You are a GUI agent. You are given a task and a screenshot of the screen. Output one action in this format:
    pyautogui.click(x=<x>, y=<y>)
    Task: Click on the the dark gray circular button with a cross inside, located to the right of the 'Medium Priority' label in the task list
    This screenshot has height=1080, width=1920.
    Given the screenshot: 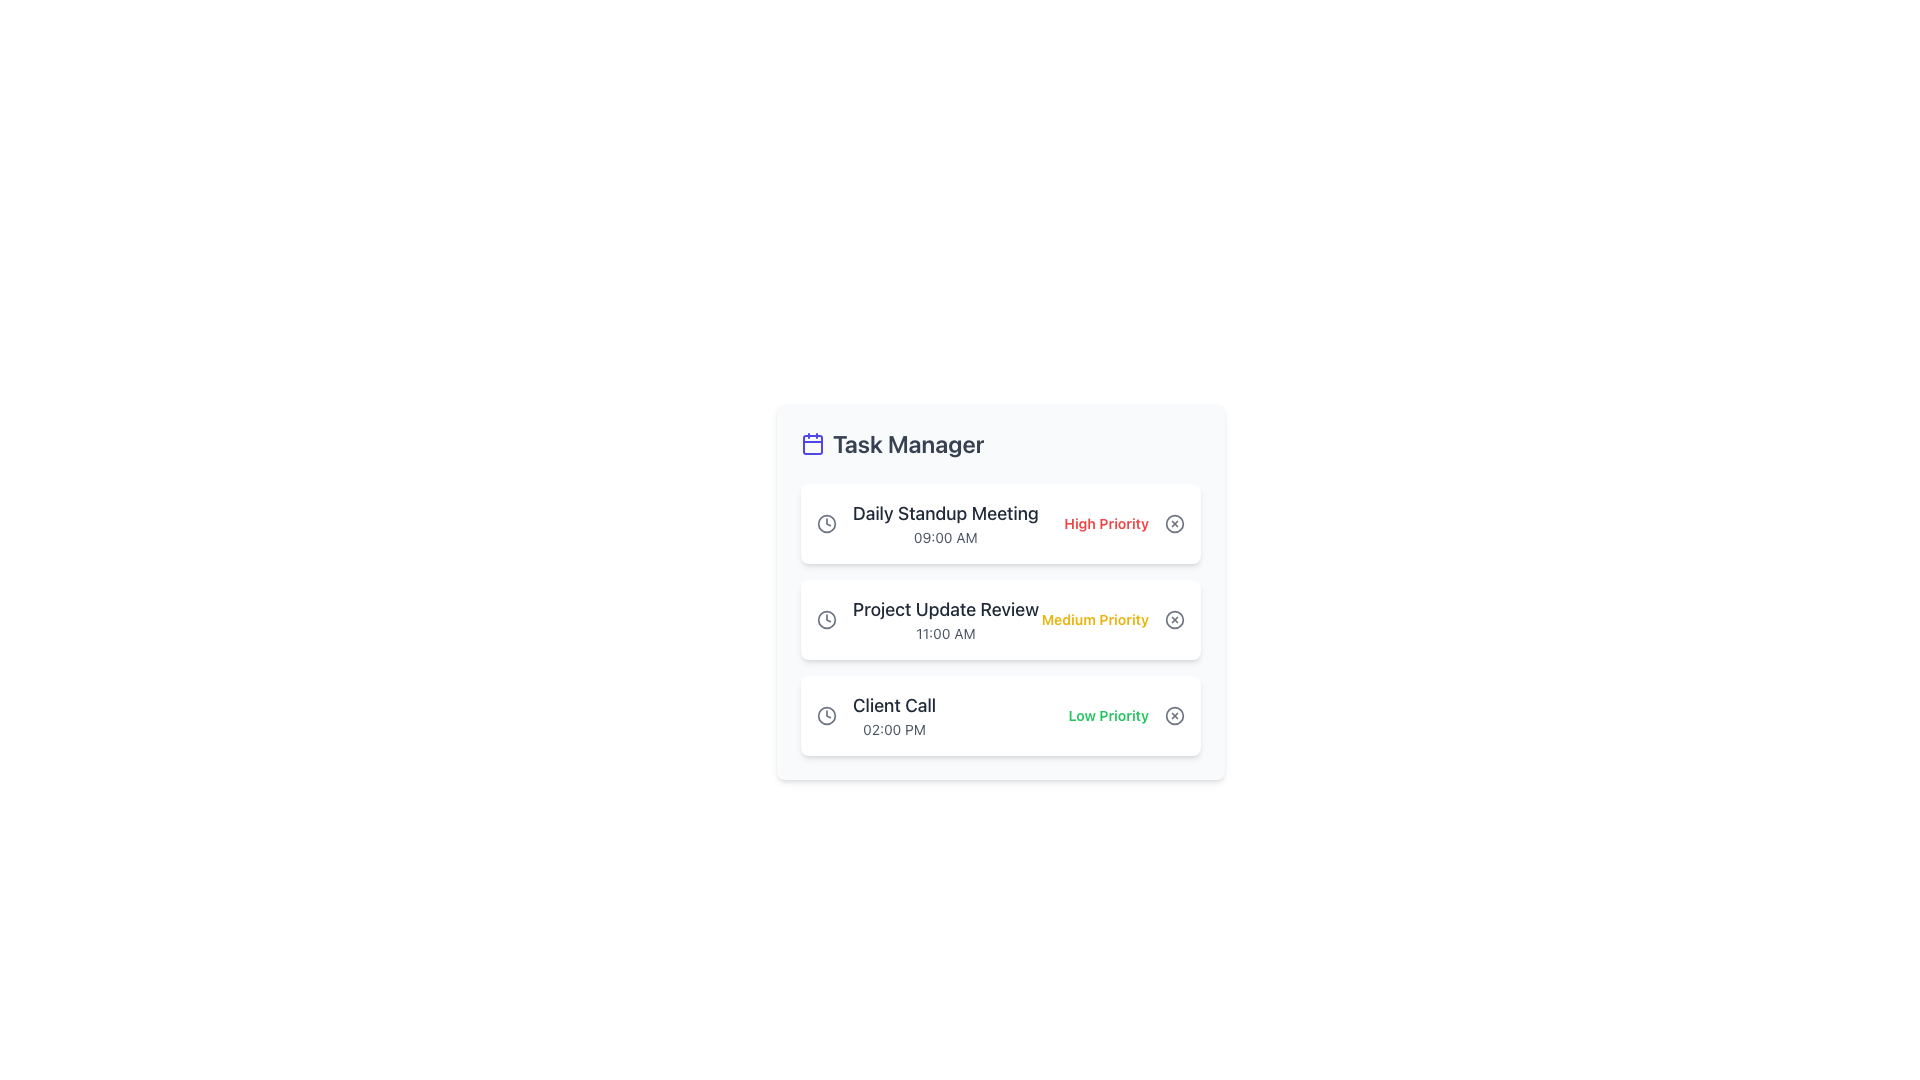 What is the action you would take?
    pyautogui.click(x=1175, y=619)
    